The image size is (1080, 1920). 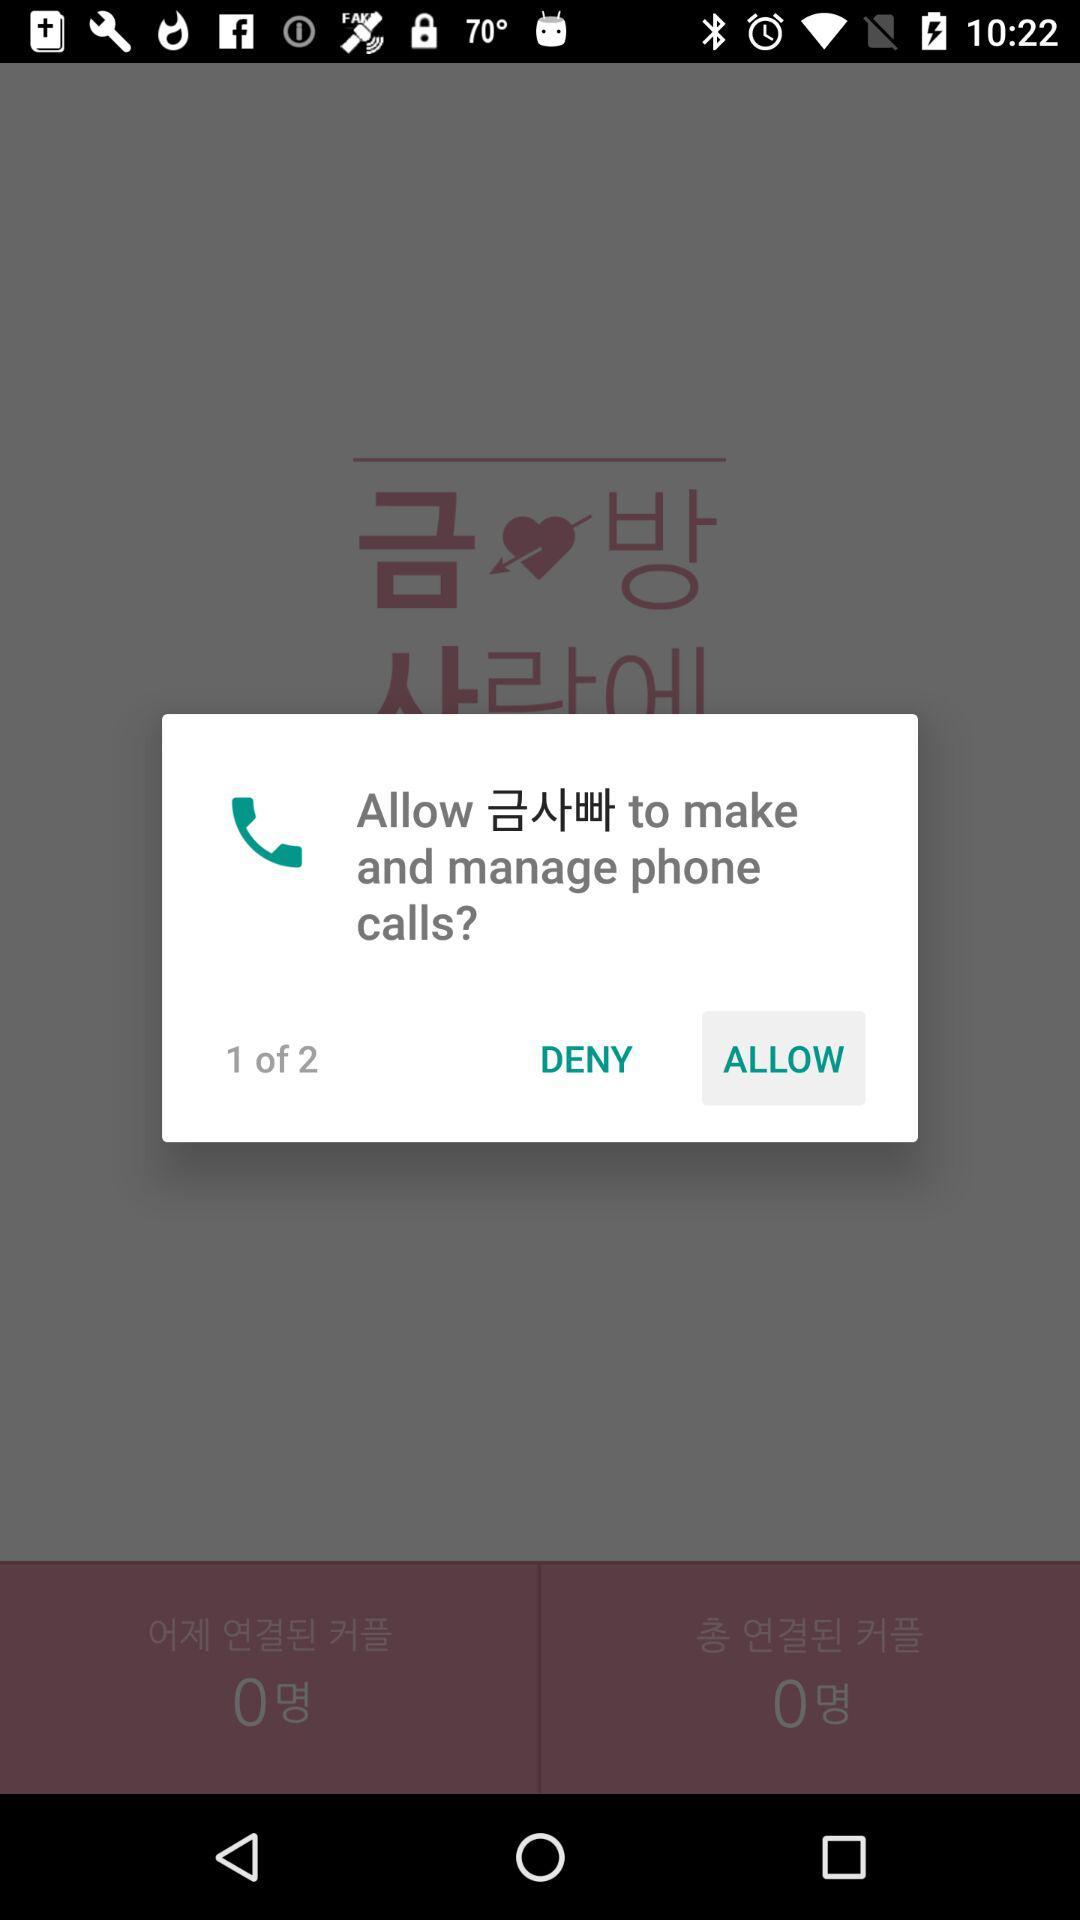 What do you see at coordinates (270, 1720) in the screenshot?
I see `icon at the bottom left corner` at bounding box center [270, 1720].